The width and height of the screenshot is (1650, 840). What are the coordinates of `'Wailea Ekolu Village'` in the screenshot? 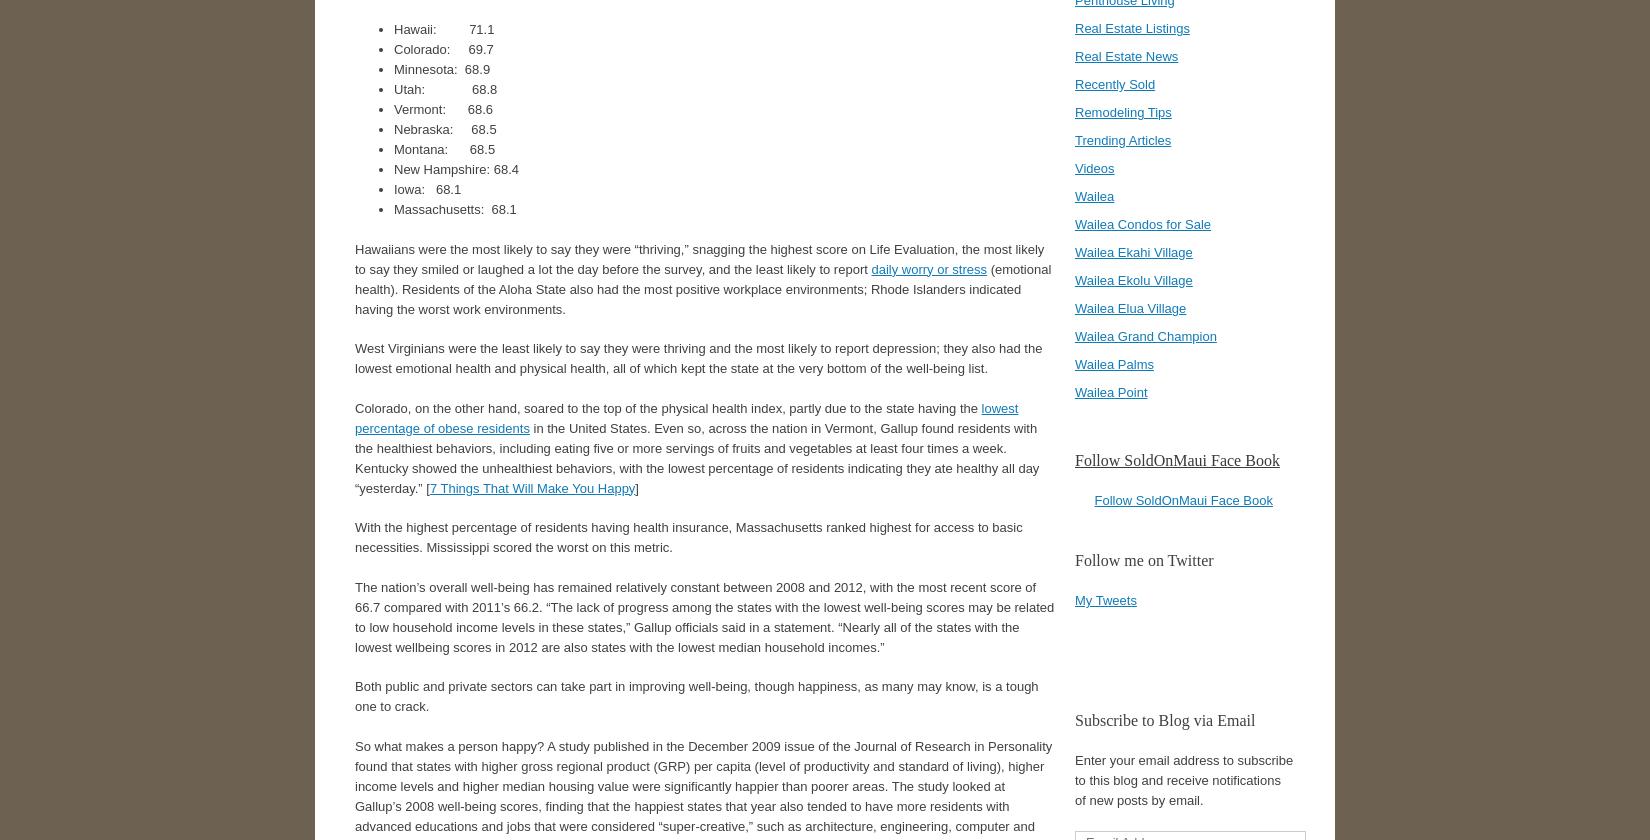 It's located at (1074, 280).